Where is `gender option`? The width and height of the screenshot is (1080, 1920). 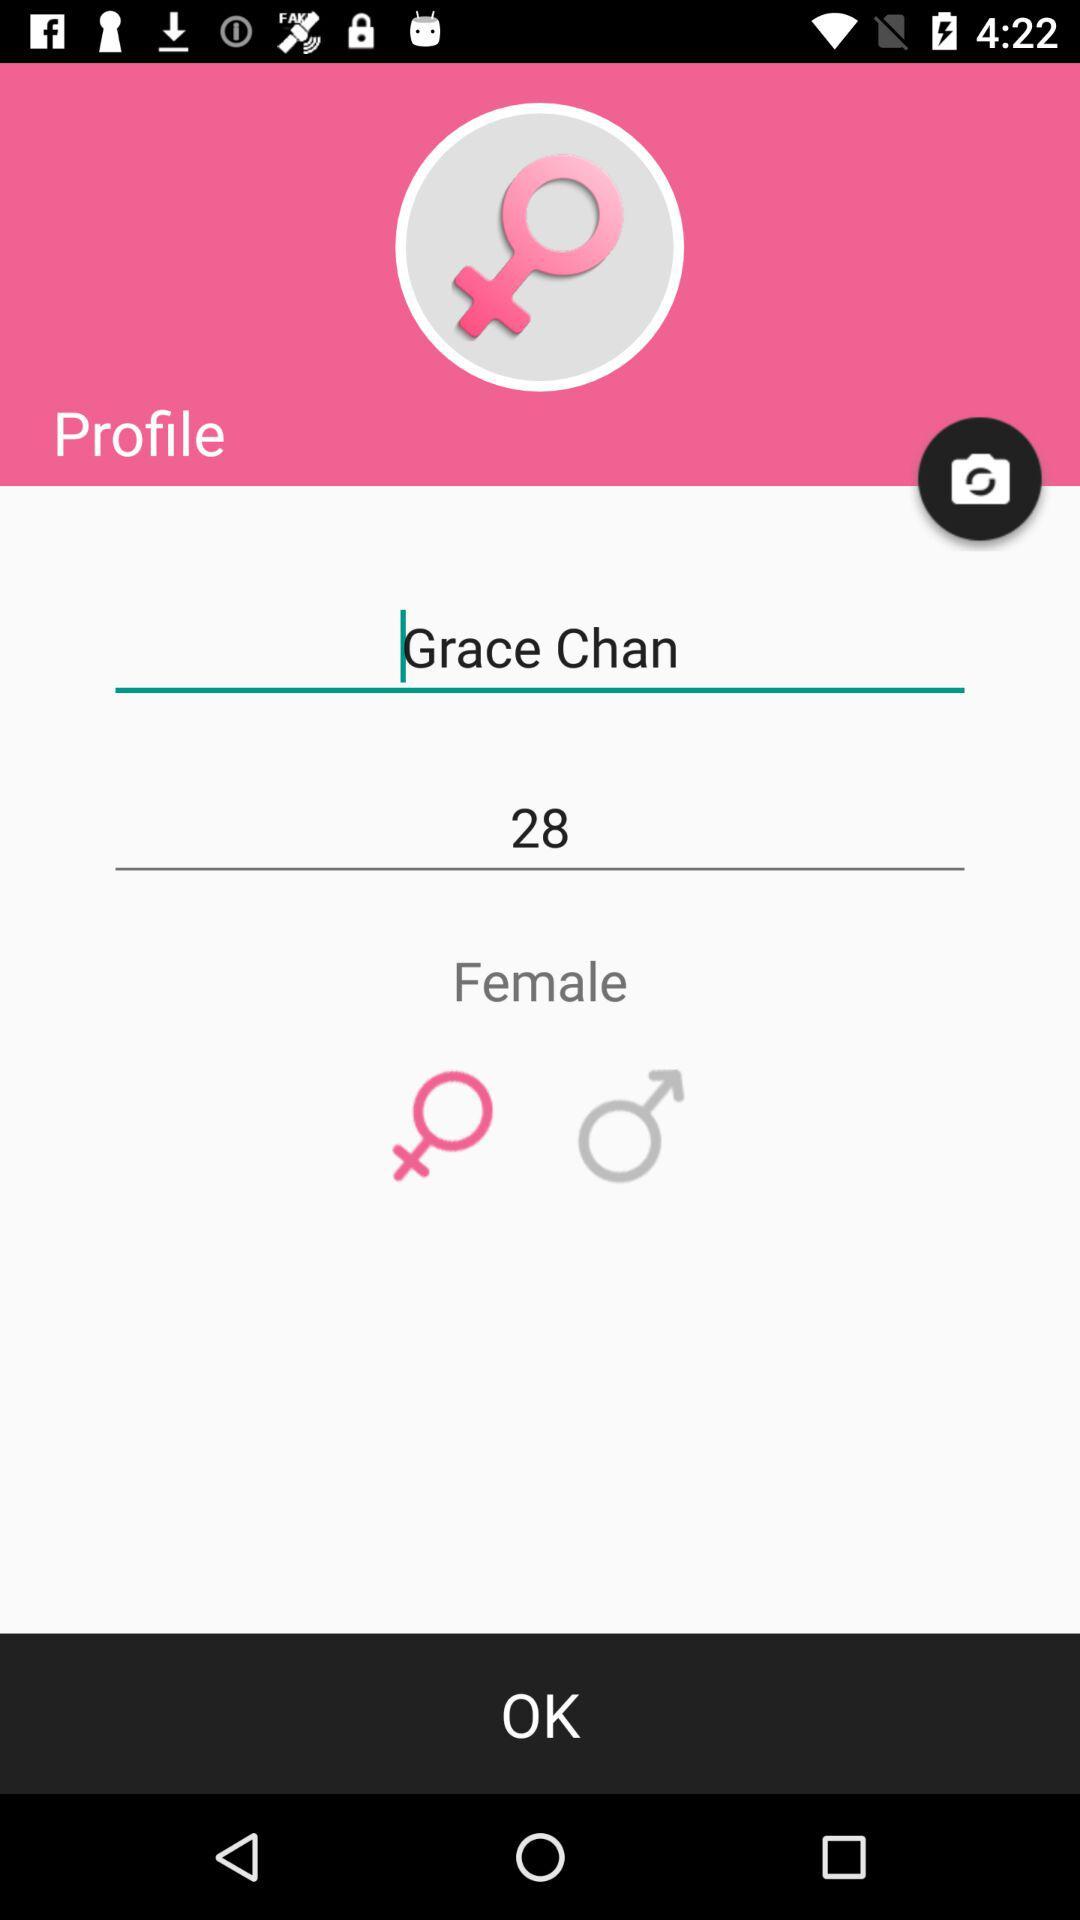
gender option is located at coordinates (538, 246).